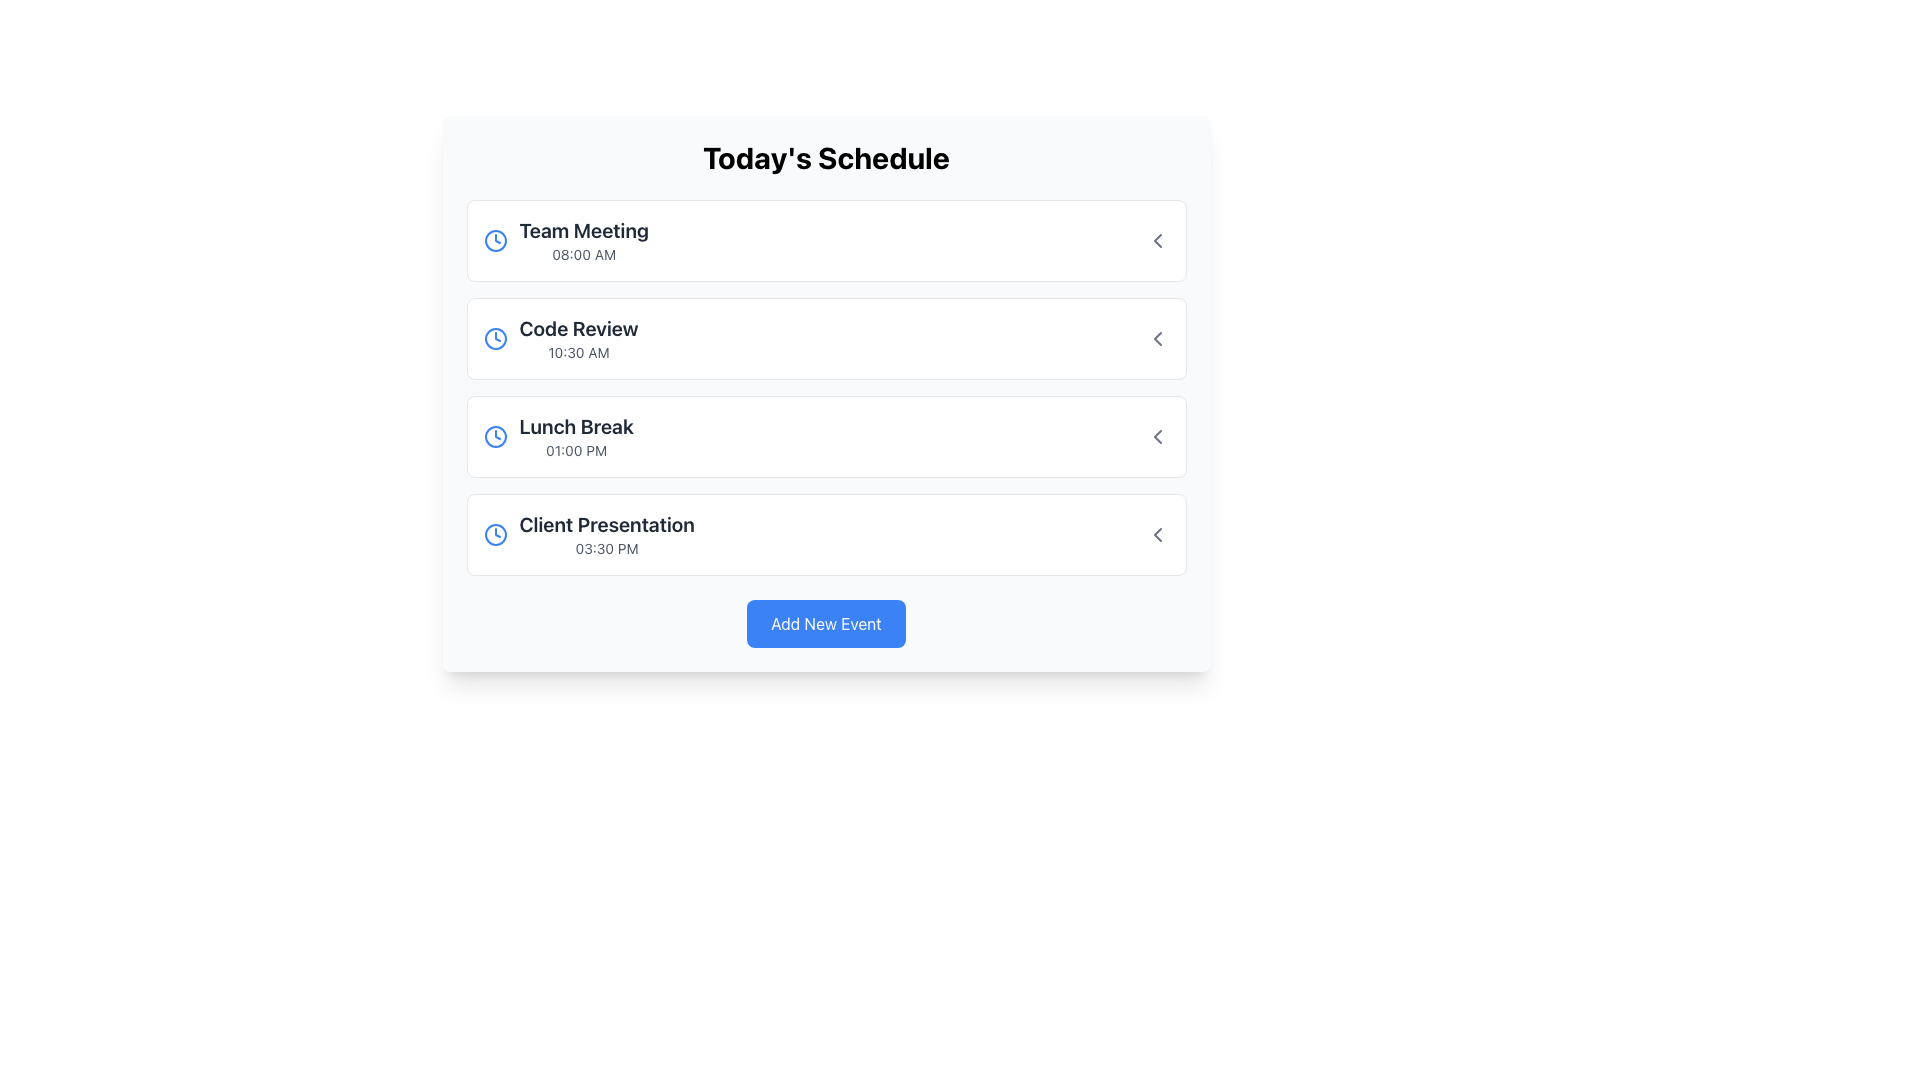 The height and width of the screenshot is (1080, 1920). What do you see at coordinates (826, 623) in the screenshot?
I see `the button that initiates the process of adding a new event to the schedule for keyboard navigation` at bounding box center [826, 623].